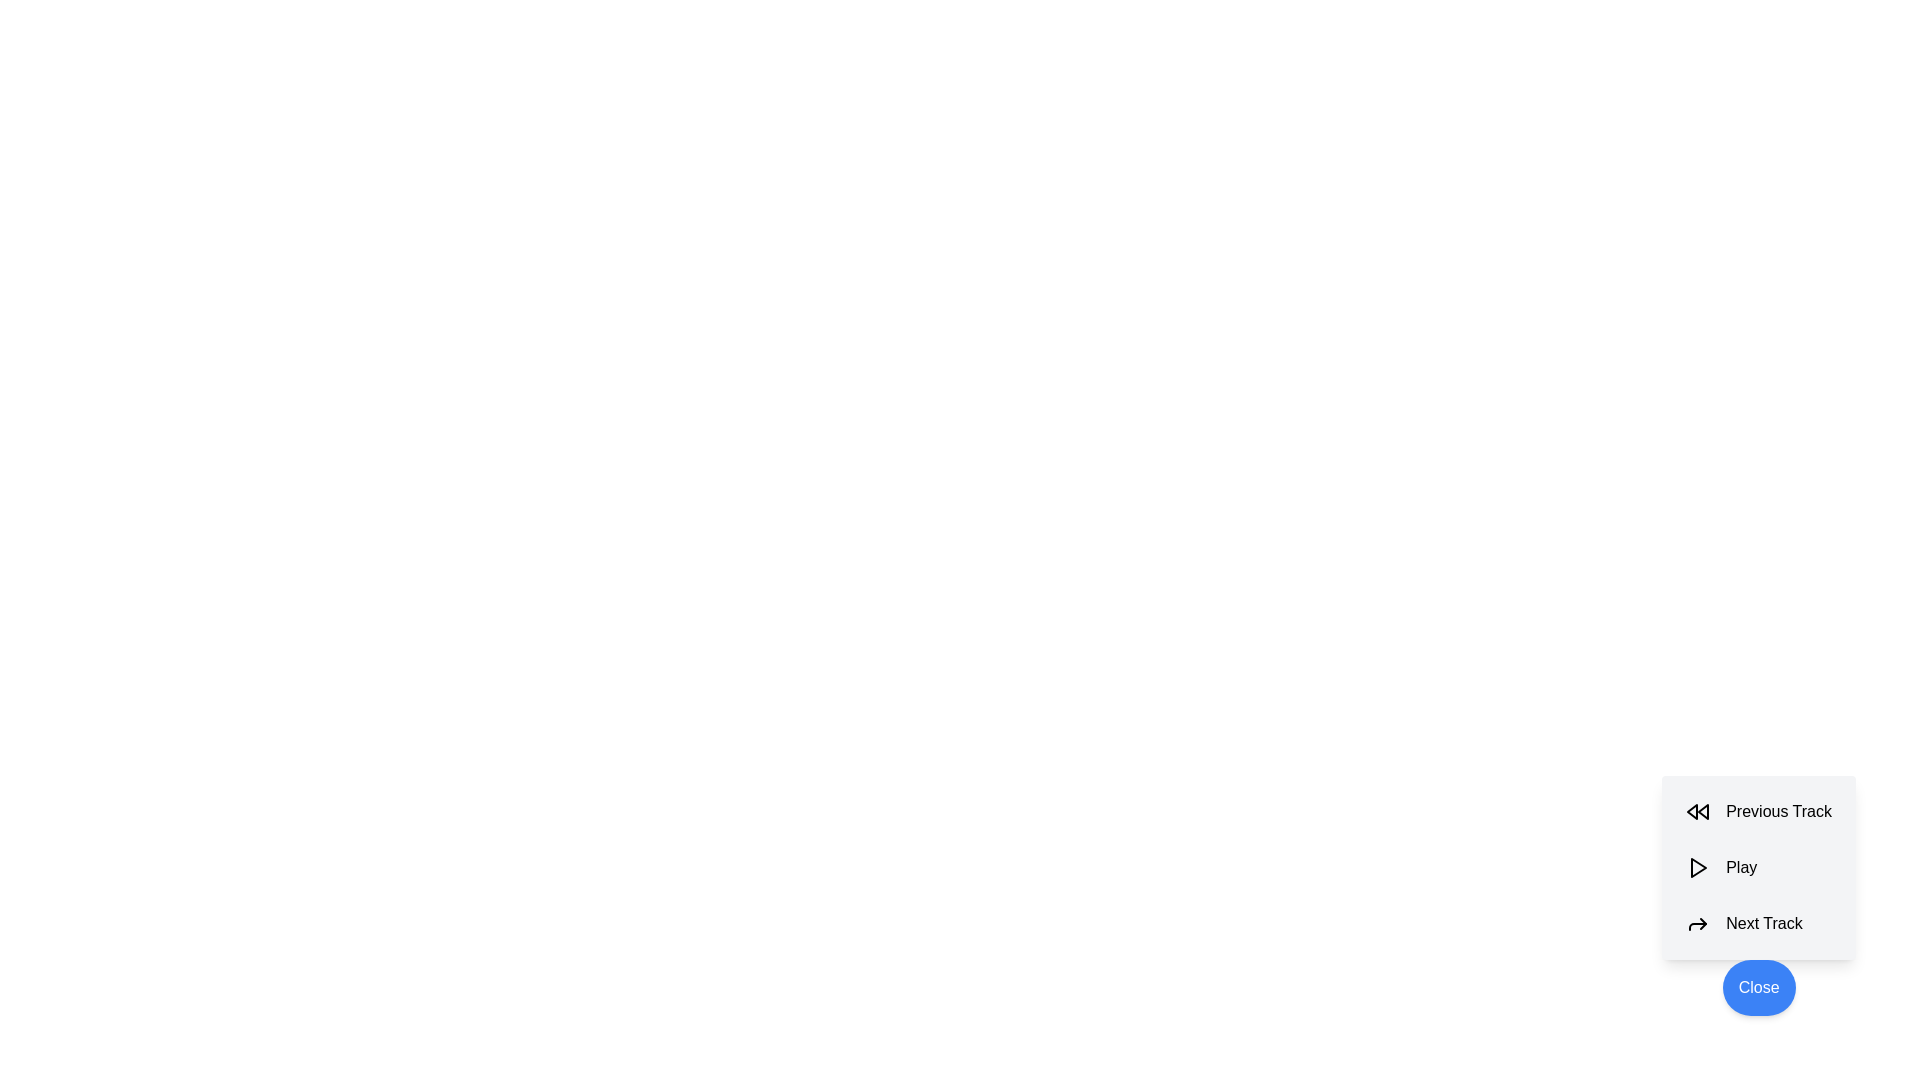  What do you see at coordinates (1758, 866) in the screenshot?
I see `the media playback button located below the 'Previous Track' button and above the 'Next Track' button in the light gray rounded box` at bounding box center [1758, 866].